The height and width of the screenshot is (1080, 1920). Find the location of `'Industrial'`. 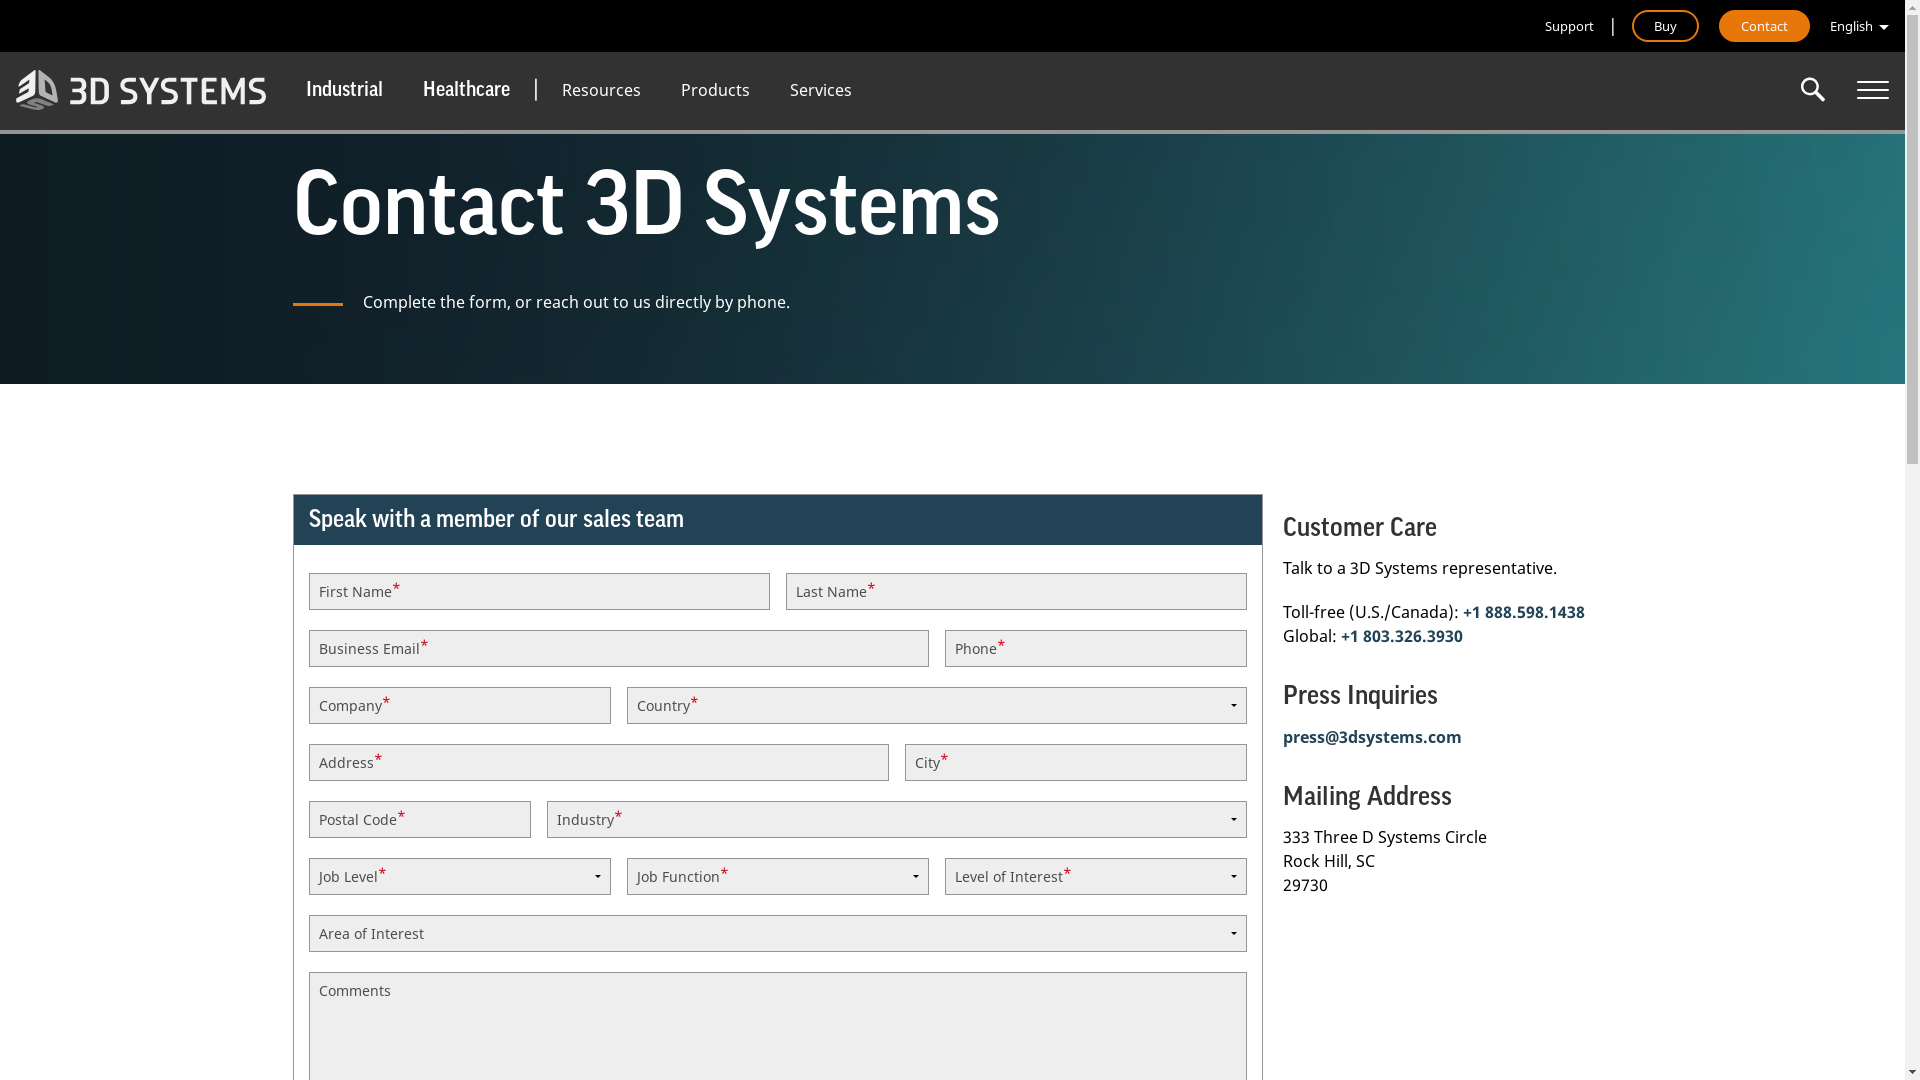

'Industrial' is located at coordinates (344, 88).